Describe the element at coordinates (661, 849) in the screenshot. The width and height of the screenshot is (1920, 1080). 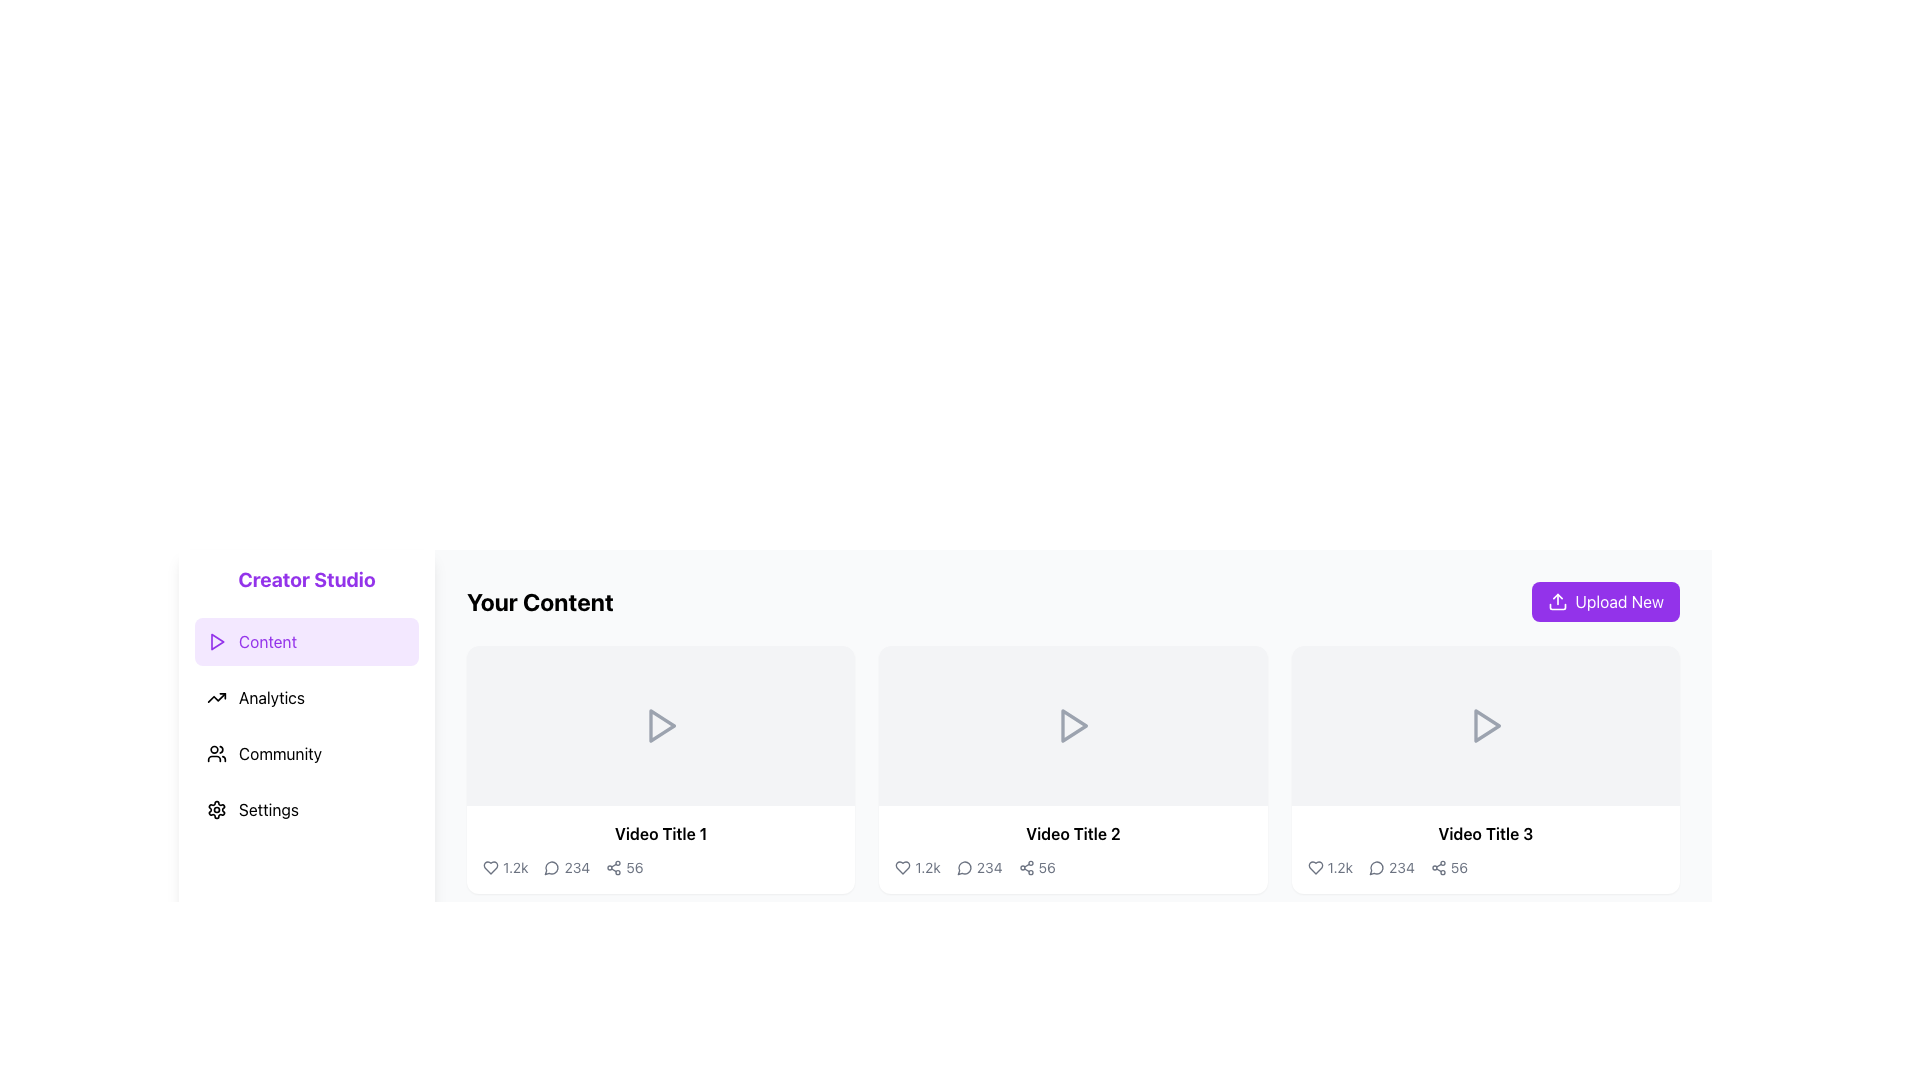
I see `the Information Display Section located at the bottom of the first video card, which shows the video title and engagement statistics` at that location.